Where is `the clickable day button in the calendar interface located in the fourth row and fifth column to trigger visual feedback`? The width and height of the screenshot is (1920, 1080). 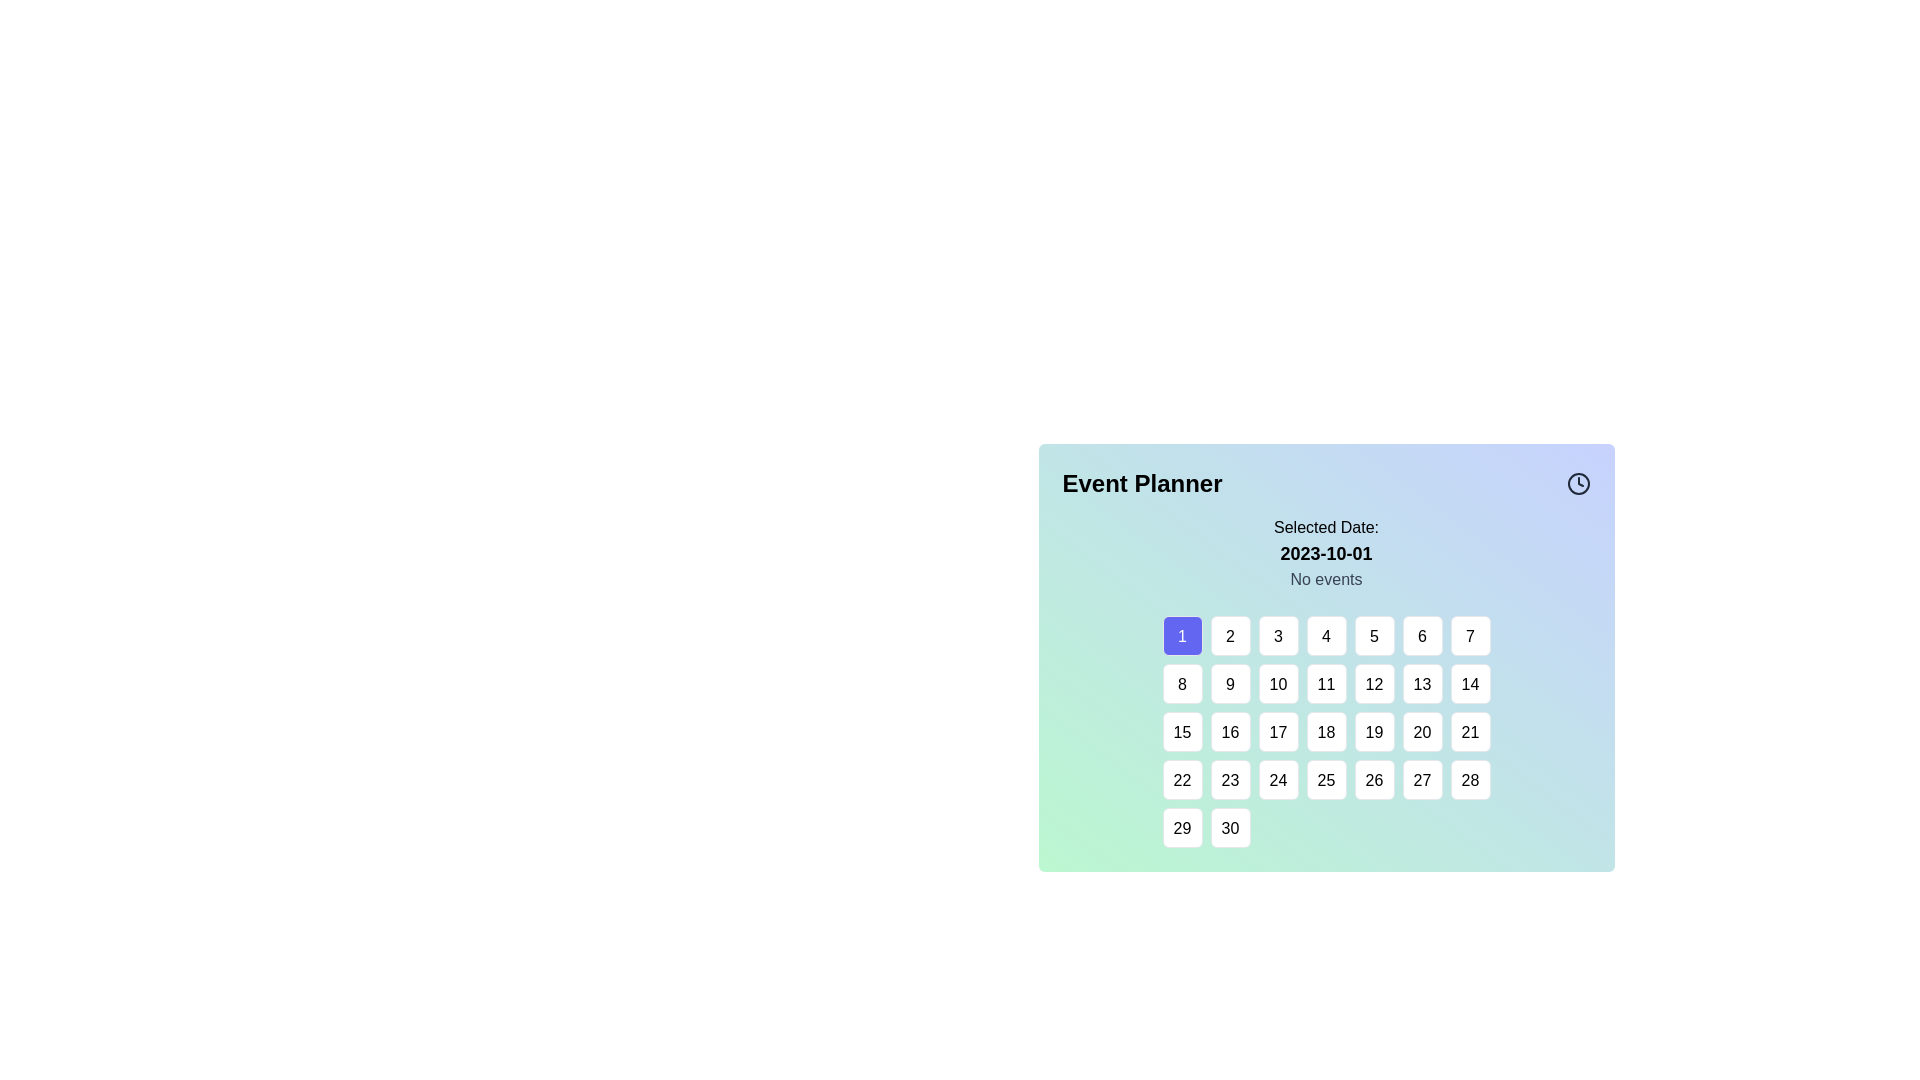
the clickable day button in the calendar interface located in the fourth row and fifth column to trigger visual feedback is located at coordinates (1373, 778).